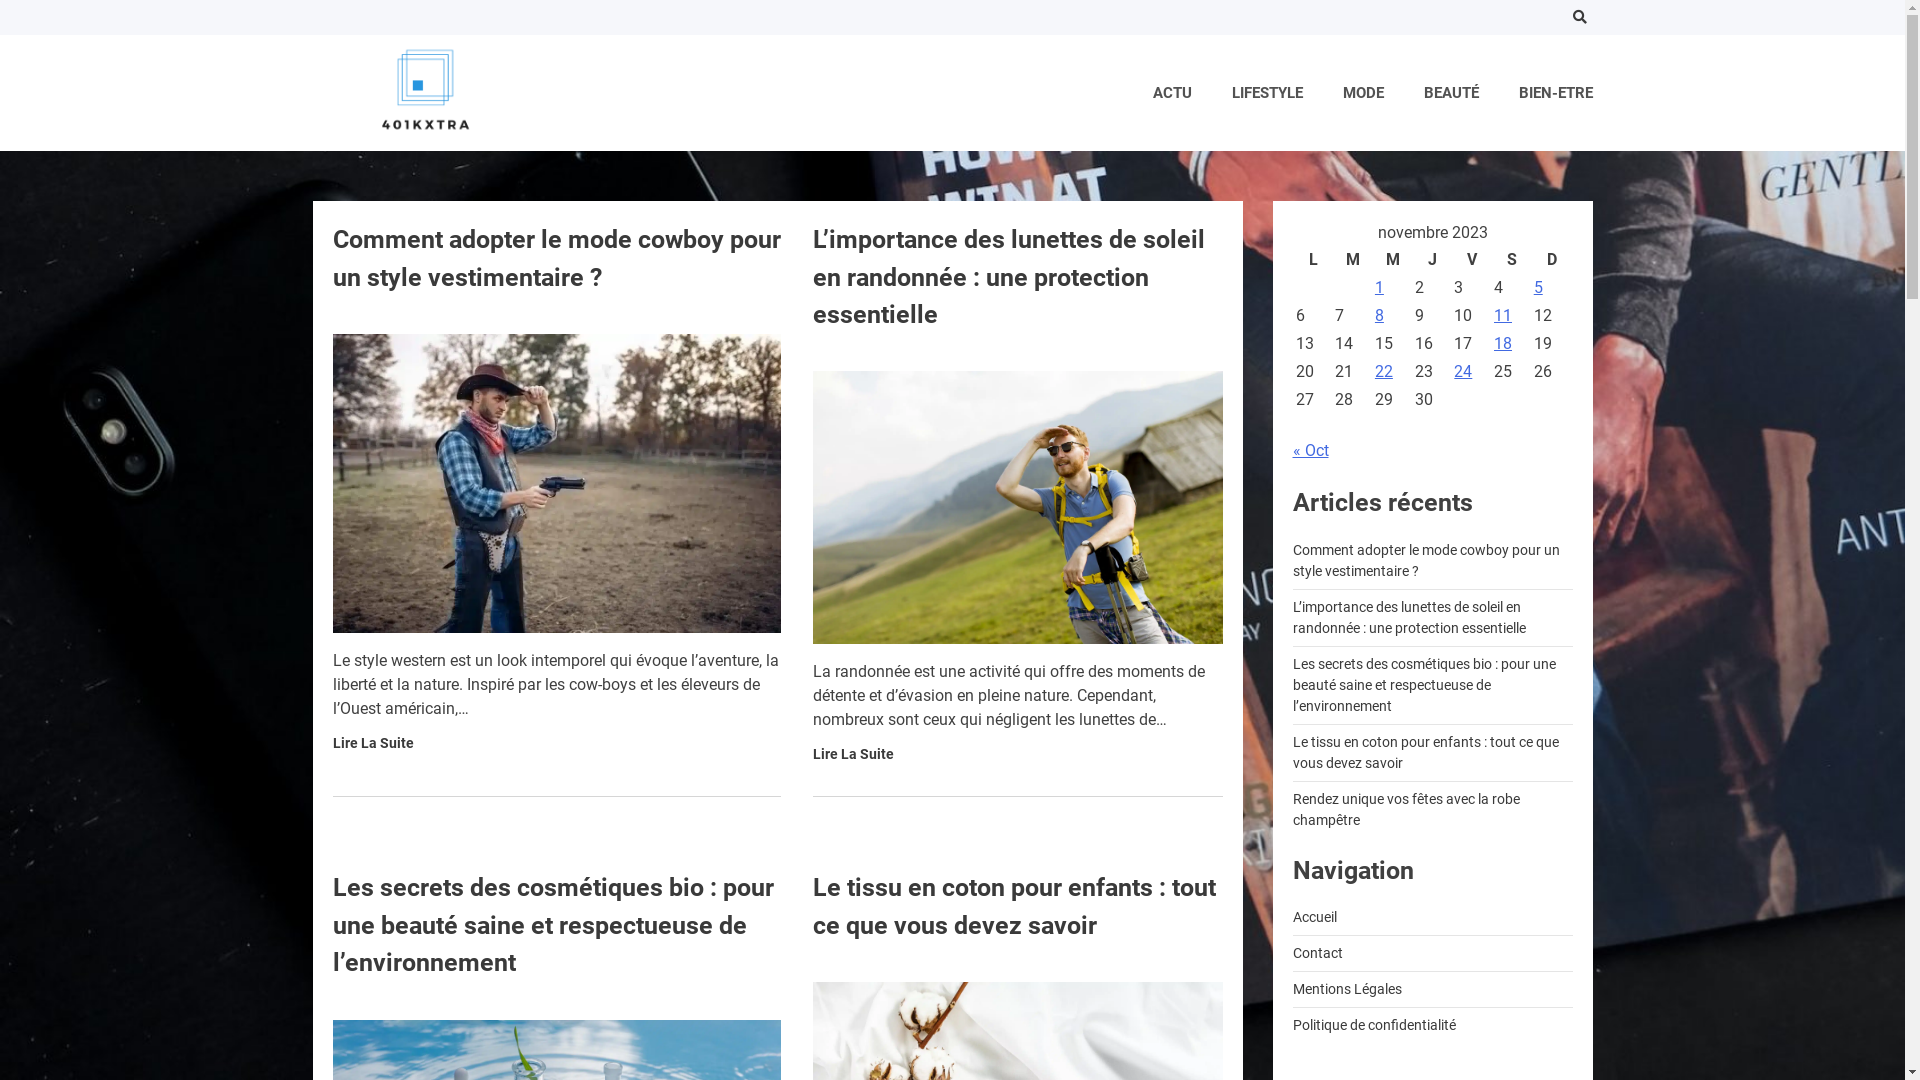 The height and width of the screenshot is (1080, 1920). Describe the element at coordinates (1554, 93) in the screenshot. I see `'BIEN-ETRE'` at that location.